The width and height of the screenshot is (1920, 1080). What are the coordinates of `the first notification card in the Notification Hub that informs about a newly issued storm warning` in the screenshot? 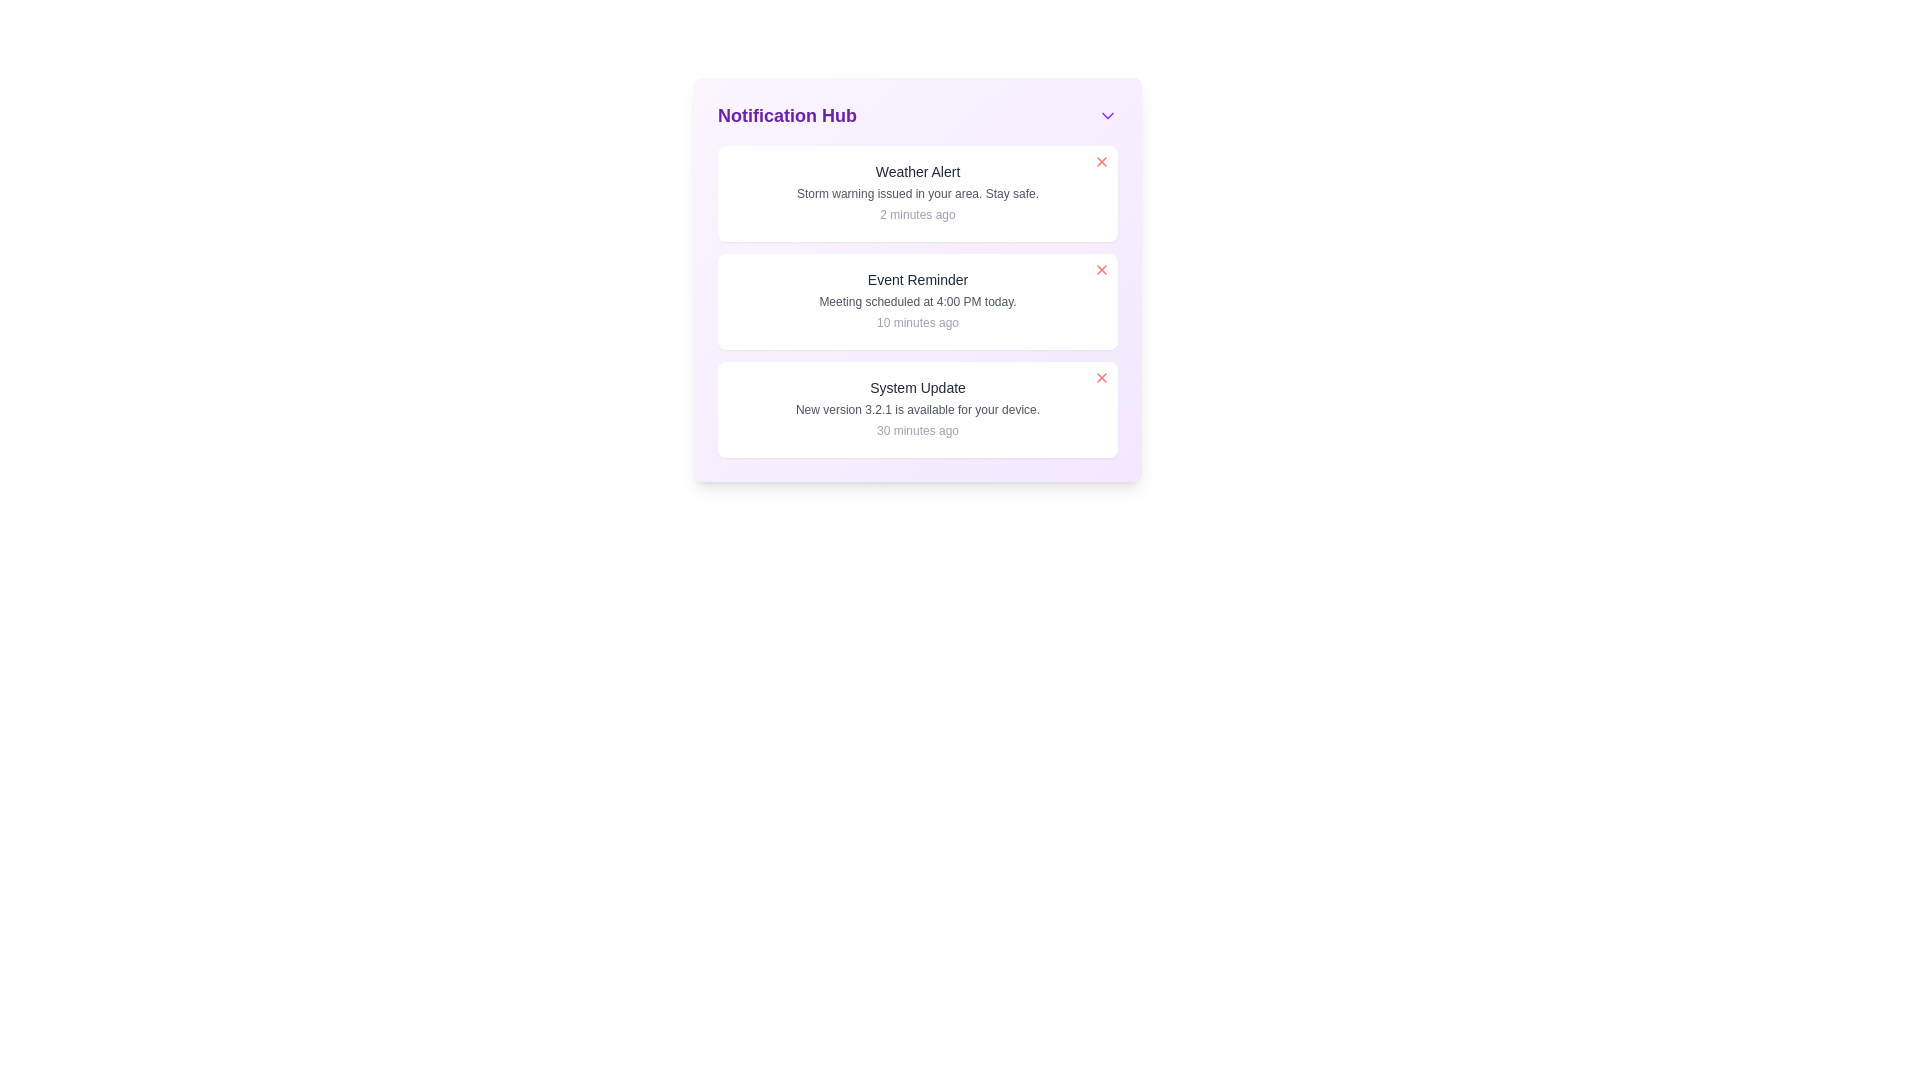 It's located at (916, 193).